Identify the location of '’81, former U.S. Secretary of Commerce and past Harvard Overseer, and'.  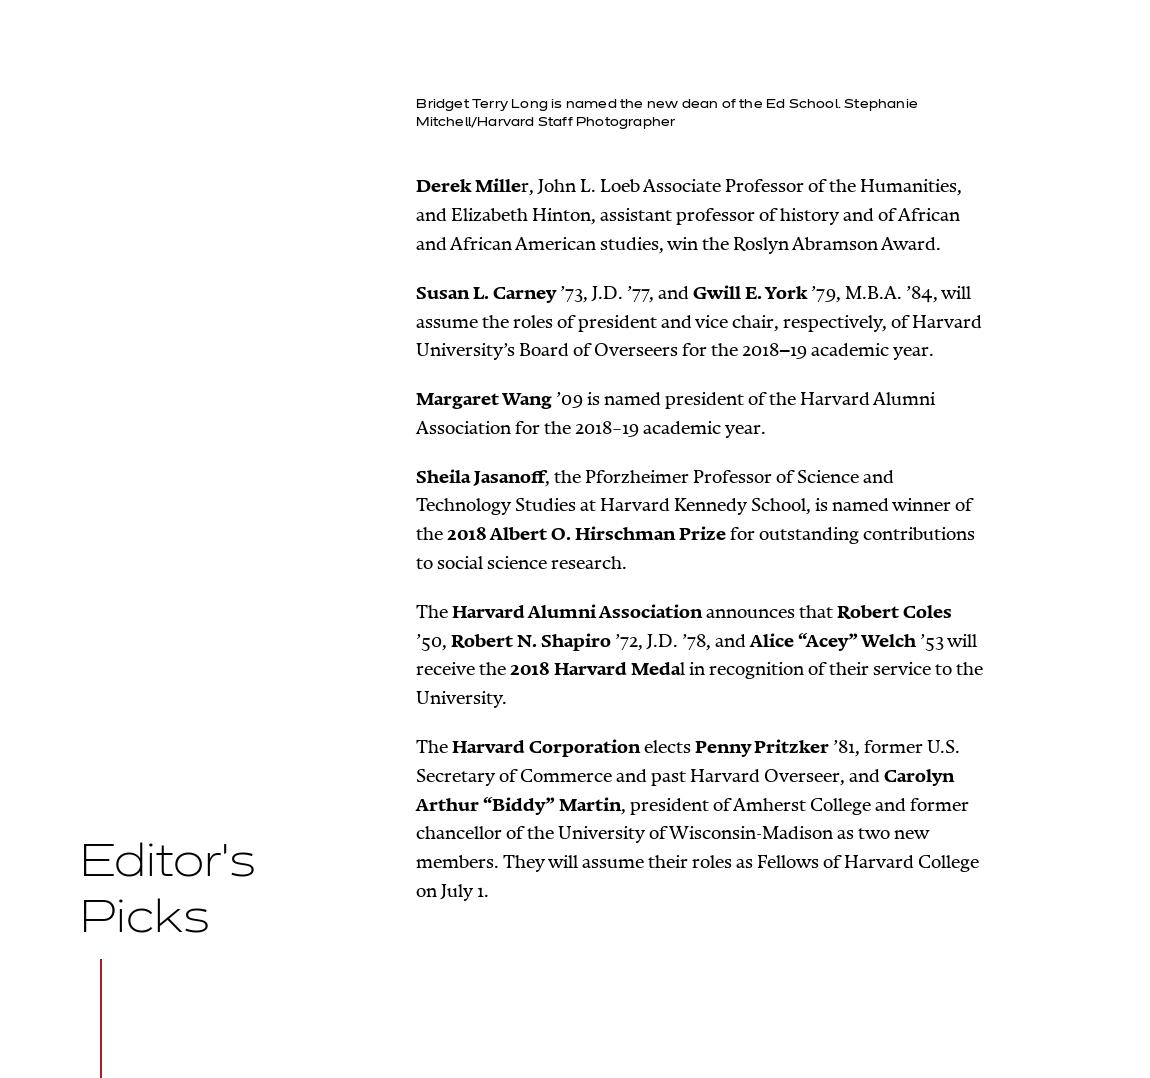
(687, 760).